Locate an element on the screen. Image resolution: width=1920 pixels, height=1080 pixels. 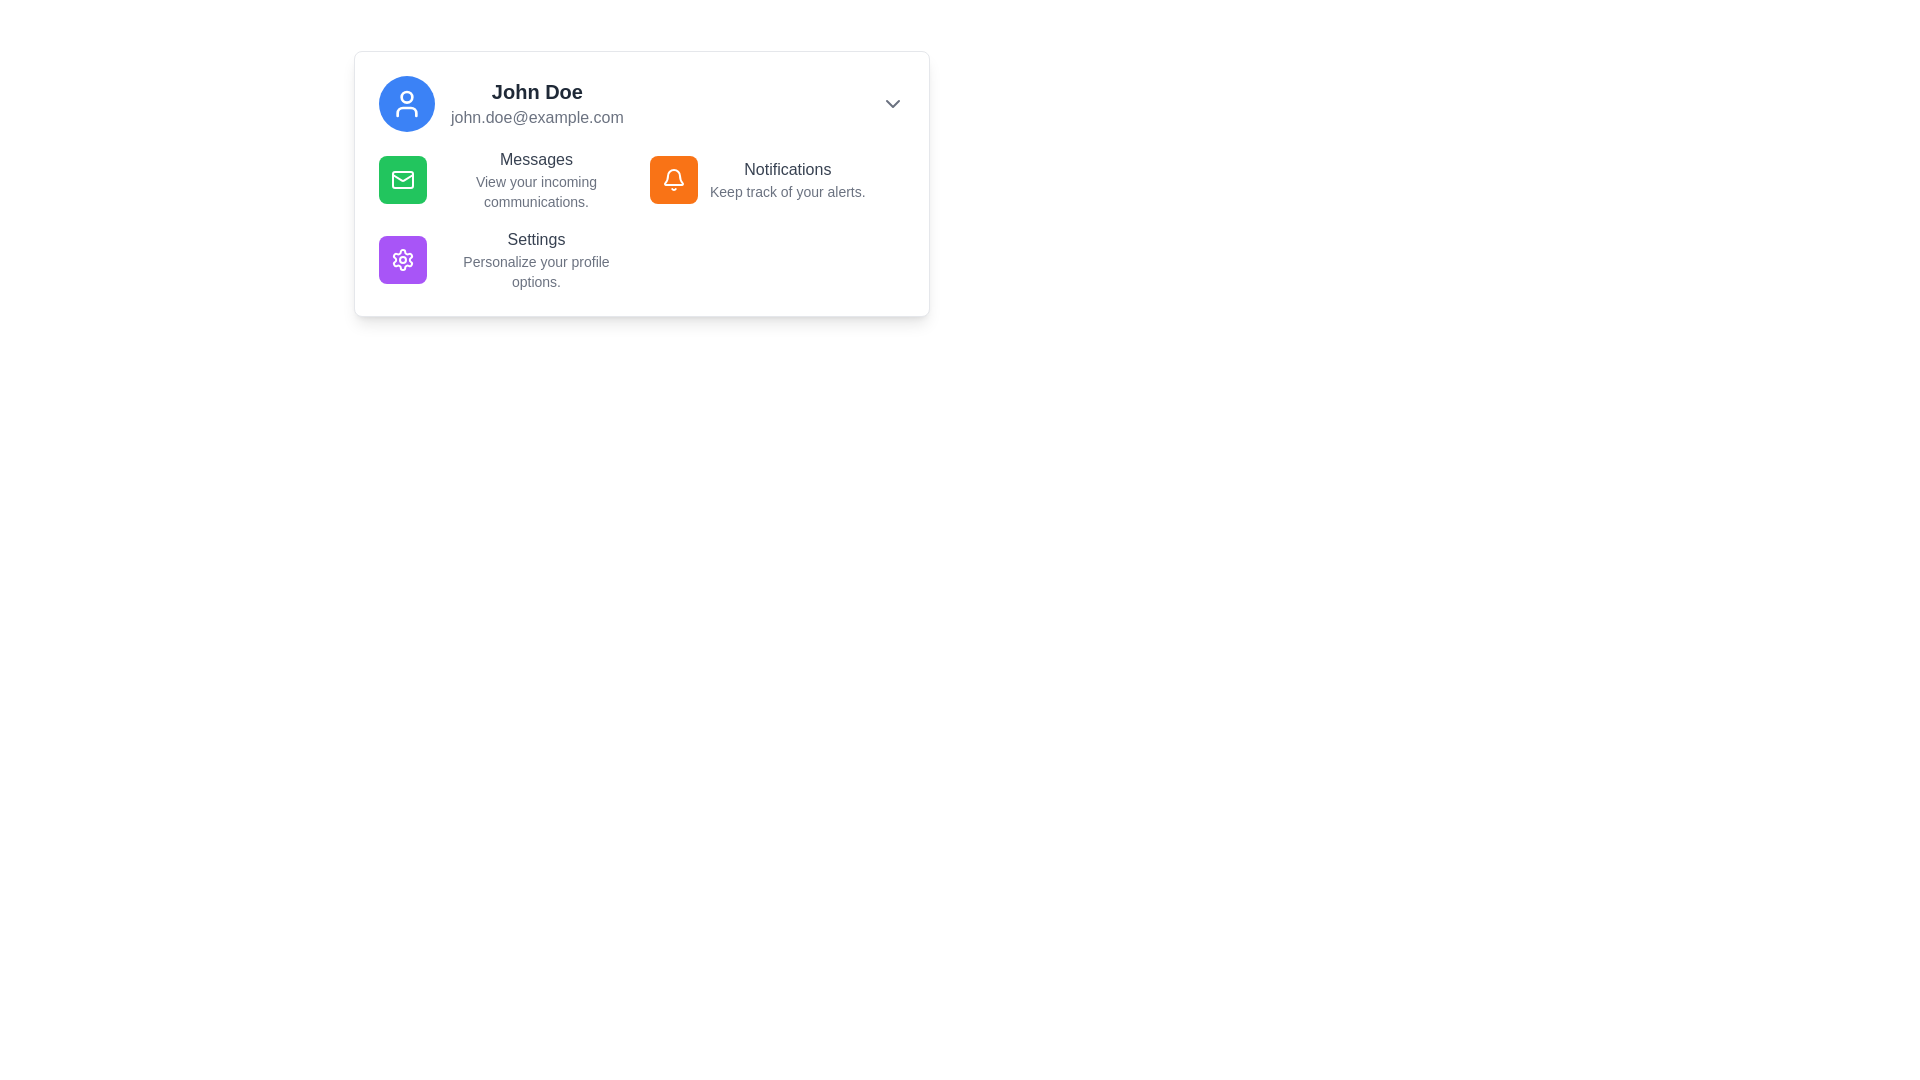
text label titled 'Notifications' and its subtitle 'Keep track of your alerts.' which is styled in medium gray and bold font, located in the middle-right section of the menu layout is located at coordinates (786, 180).